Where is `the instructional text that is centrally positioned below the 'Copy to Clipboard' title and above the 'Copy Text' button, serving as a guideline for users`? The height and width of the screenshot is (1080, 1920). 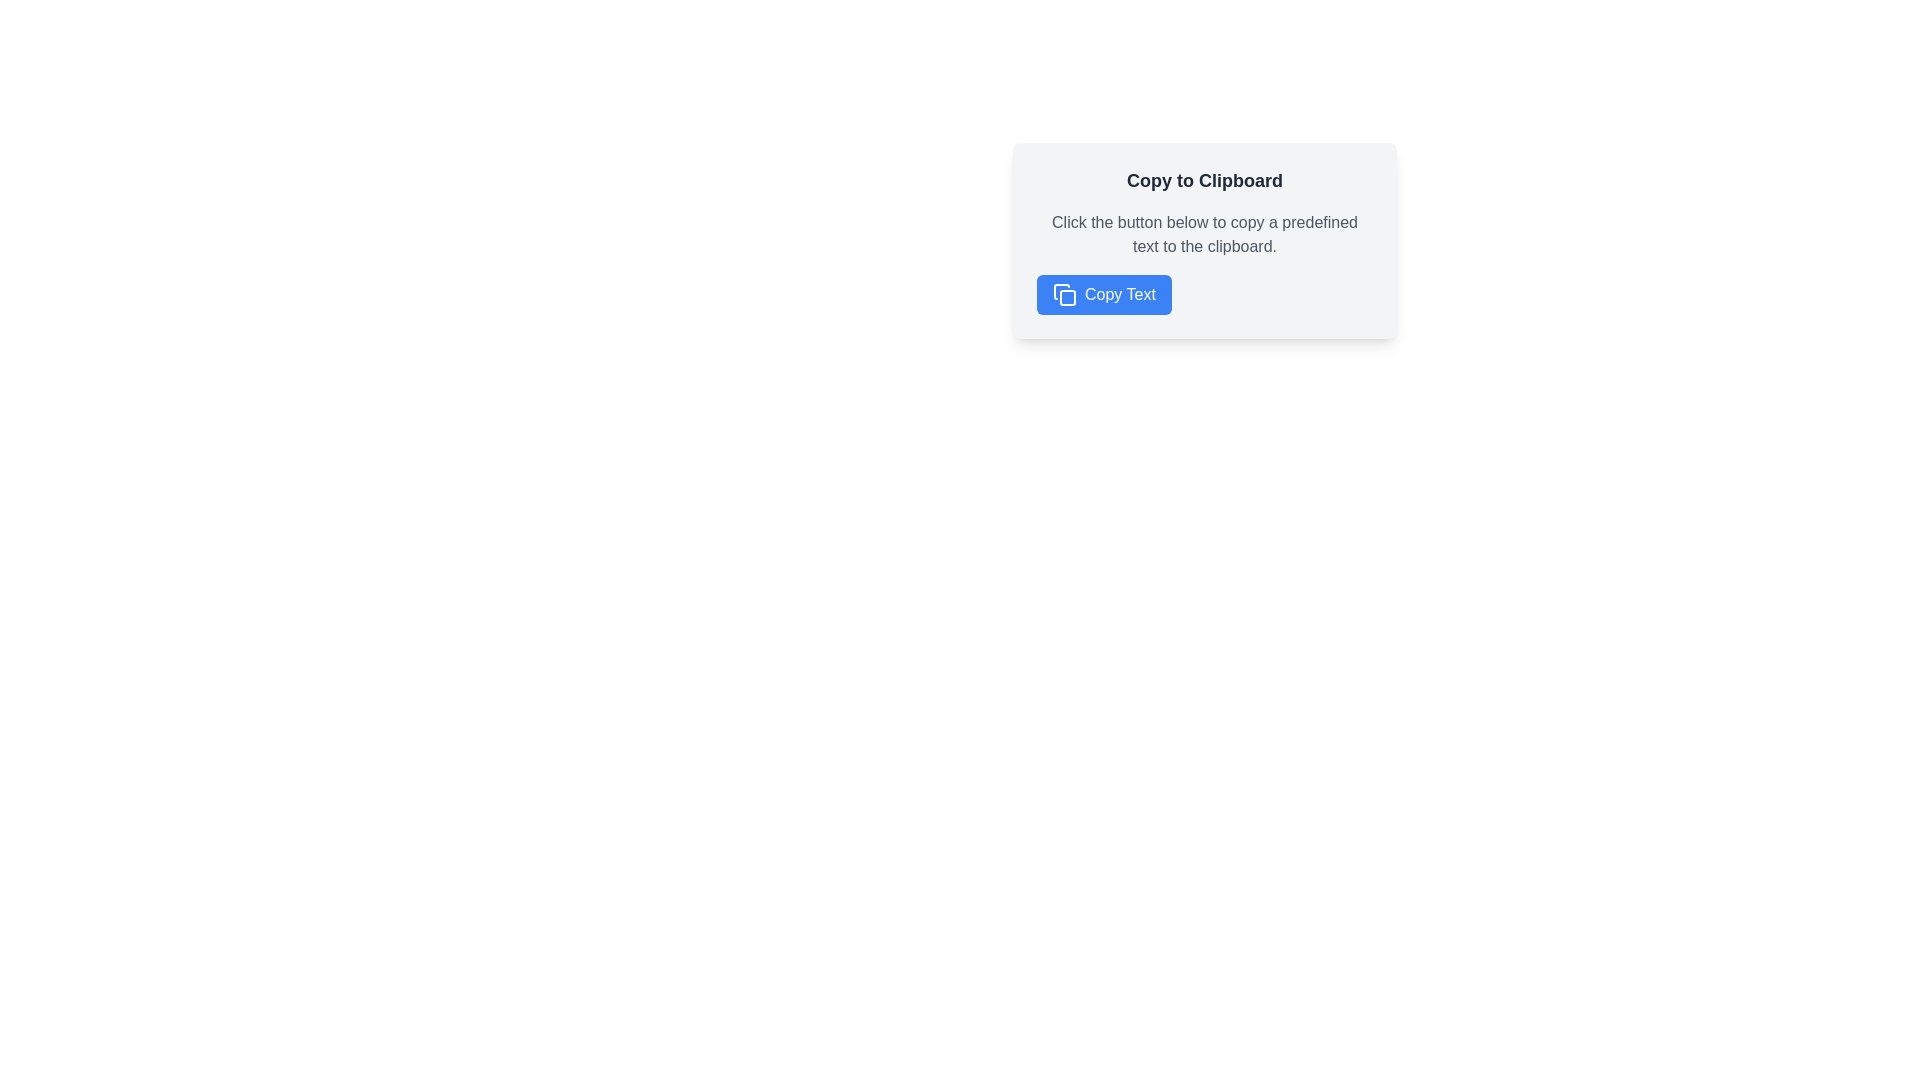
the instructional text that is centrally positioned below the 'Copy to Clipboard' title and above the 'Copy Text' button, serving as a guideline for users is located at coordinates (1203, 234).